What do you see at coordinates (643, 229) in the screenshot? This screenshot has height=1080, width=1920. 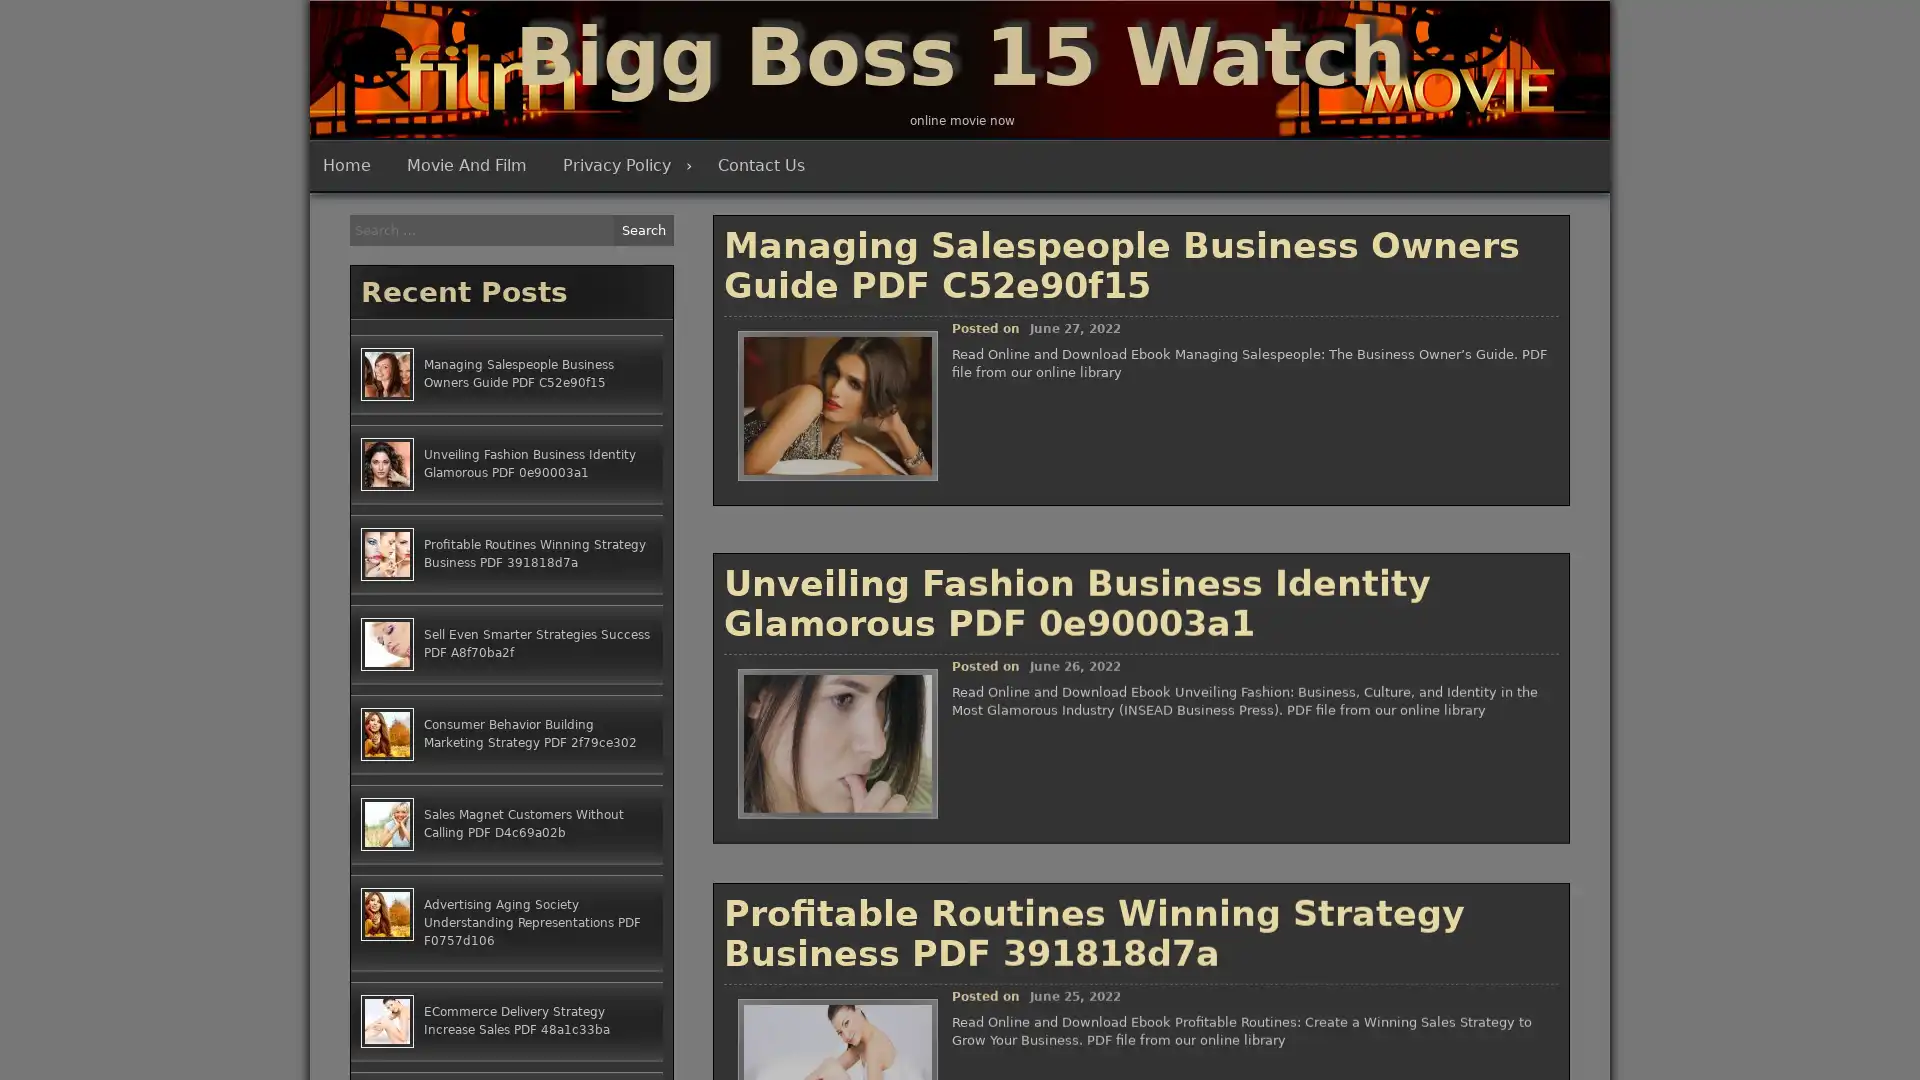 I see `Search` at bounding box center [643, 229].